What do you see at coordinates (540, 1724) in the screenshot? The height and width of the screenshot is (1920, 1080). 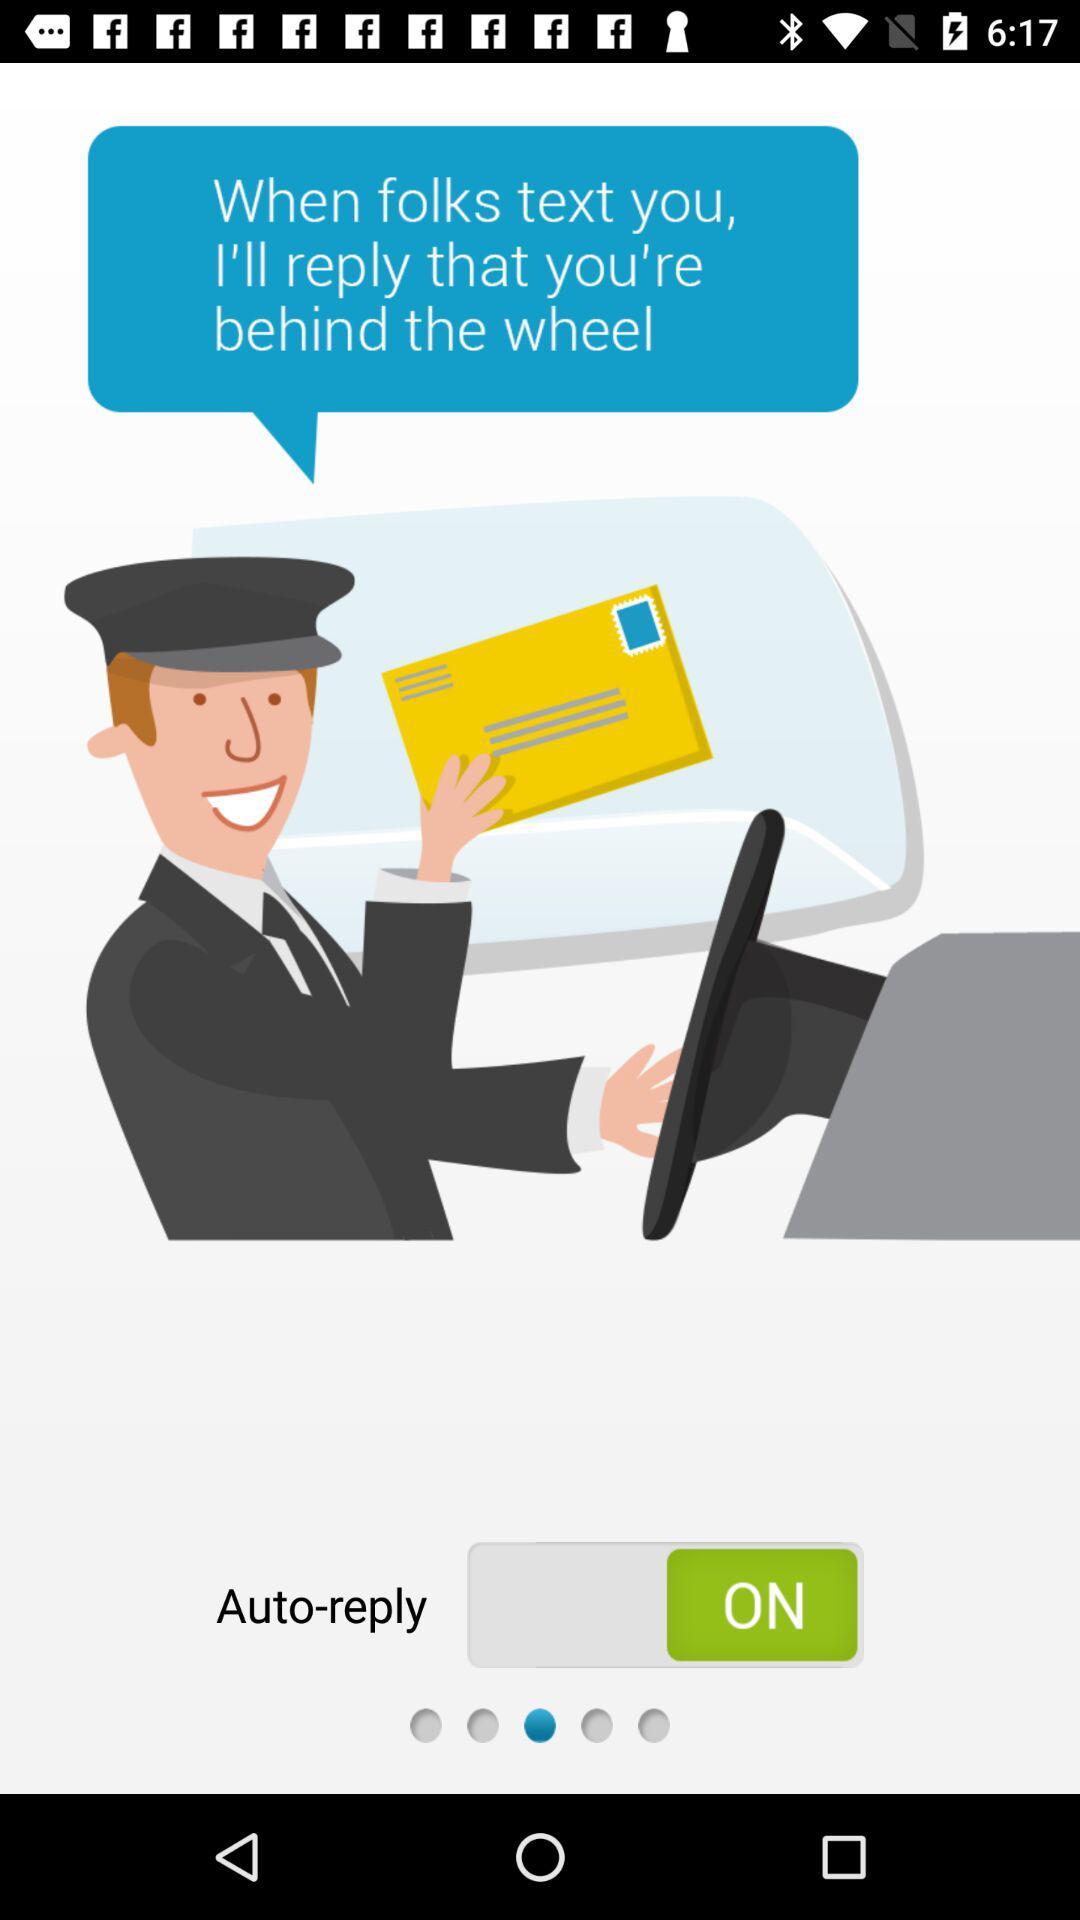 I see `next page` at bounding box center [540, 1724].